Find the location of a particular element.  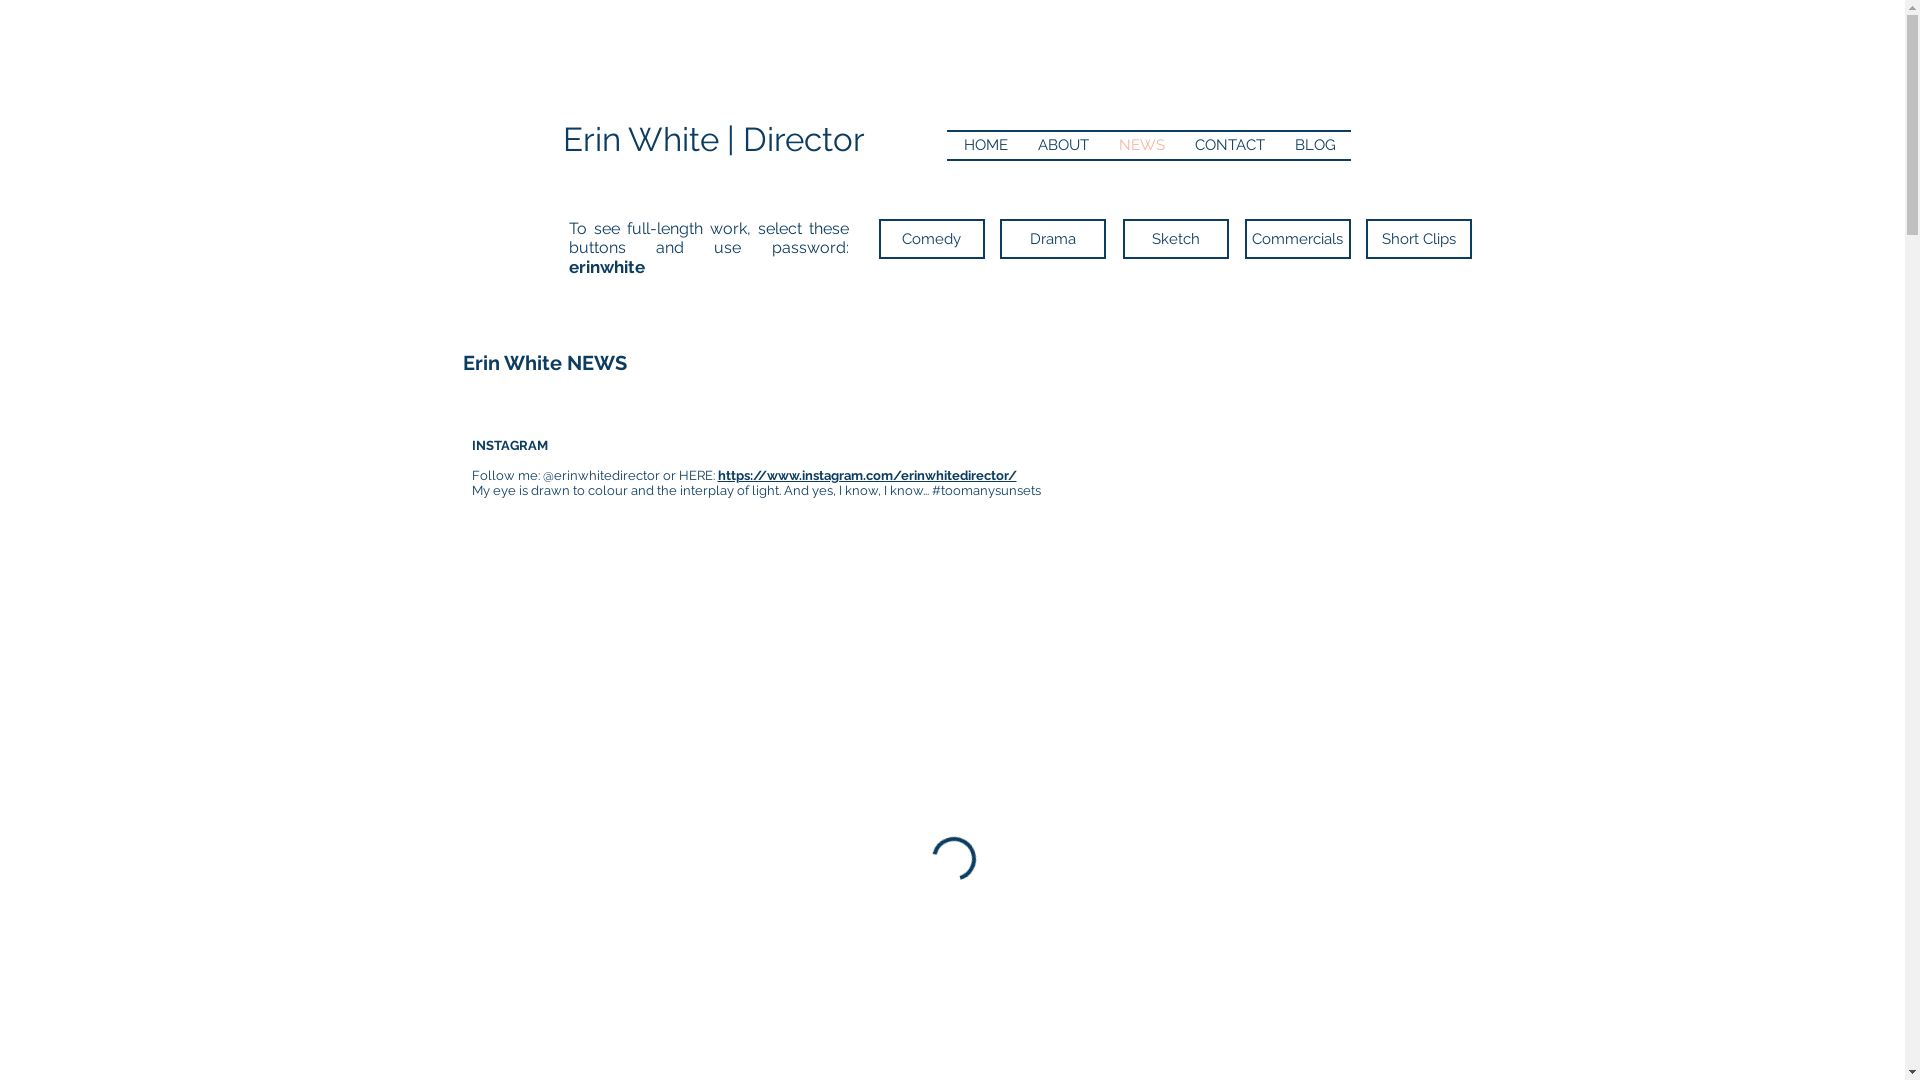

'Comedy' is located at coordinates (930, 238).